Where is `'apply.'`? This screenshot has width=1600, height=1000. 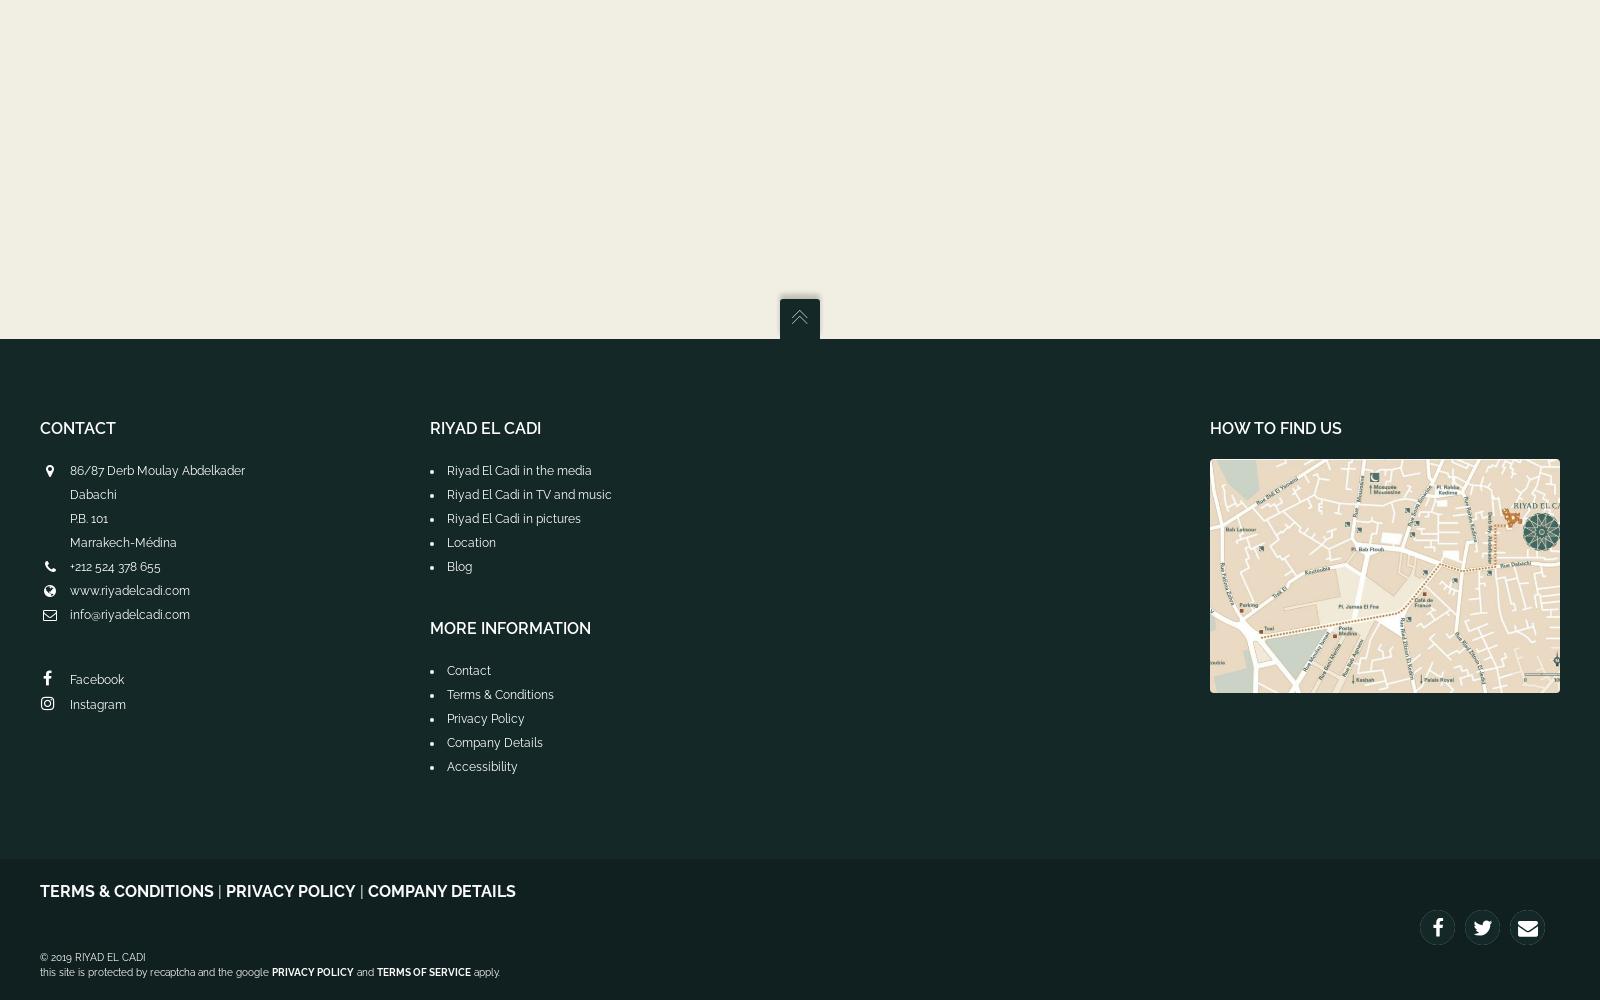
'apply.' is located at coordinates (484, 971).